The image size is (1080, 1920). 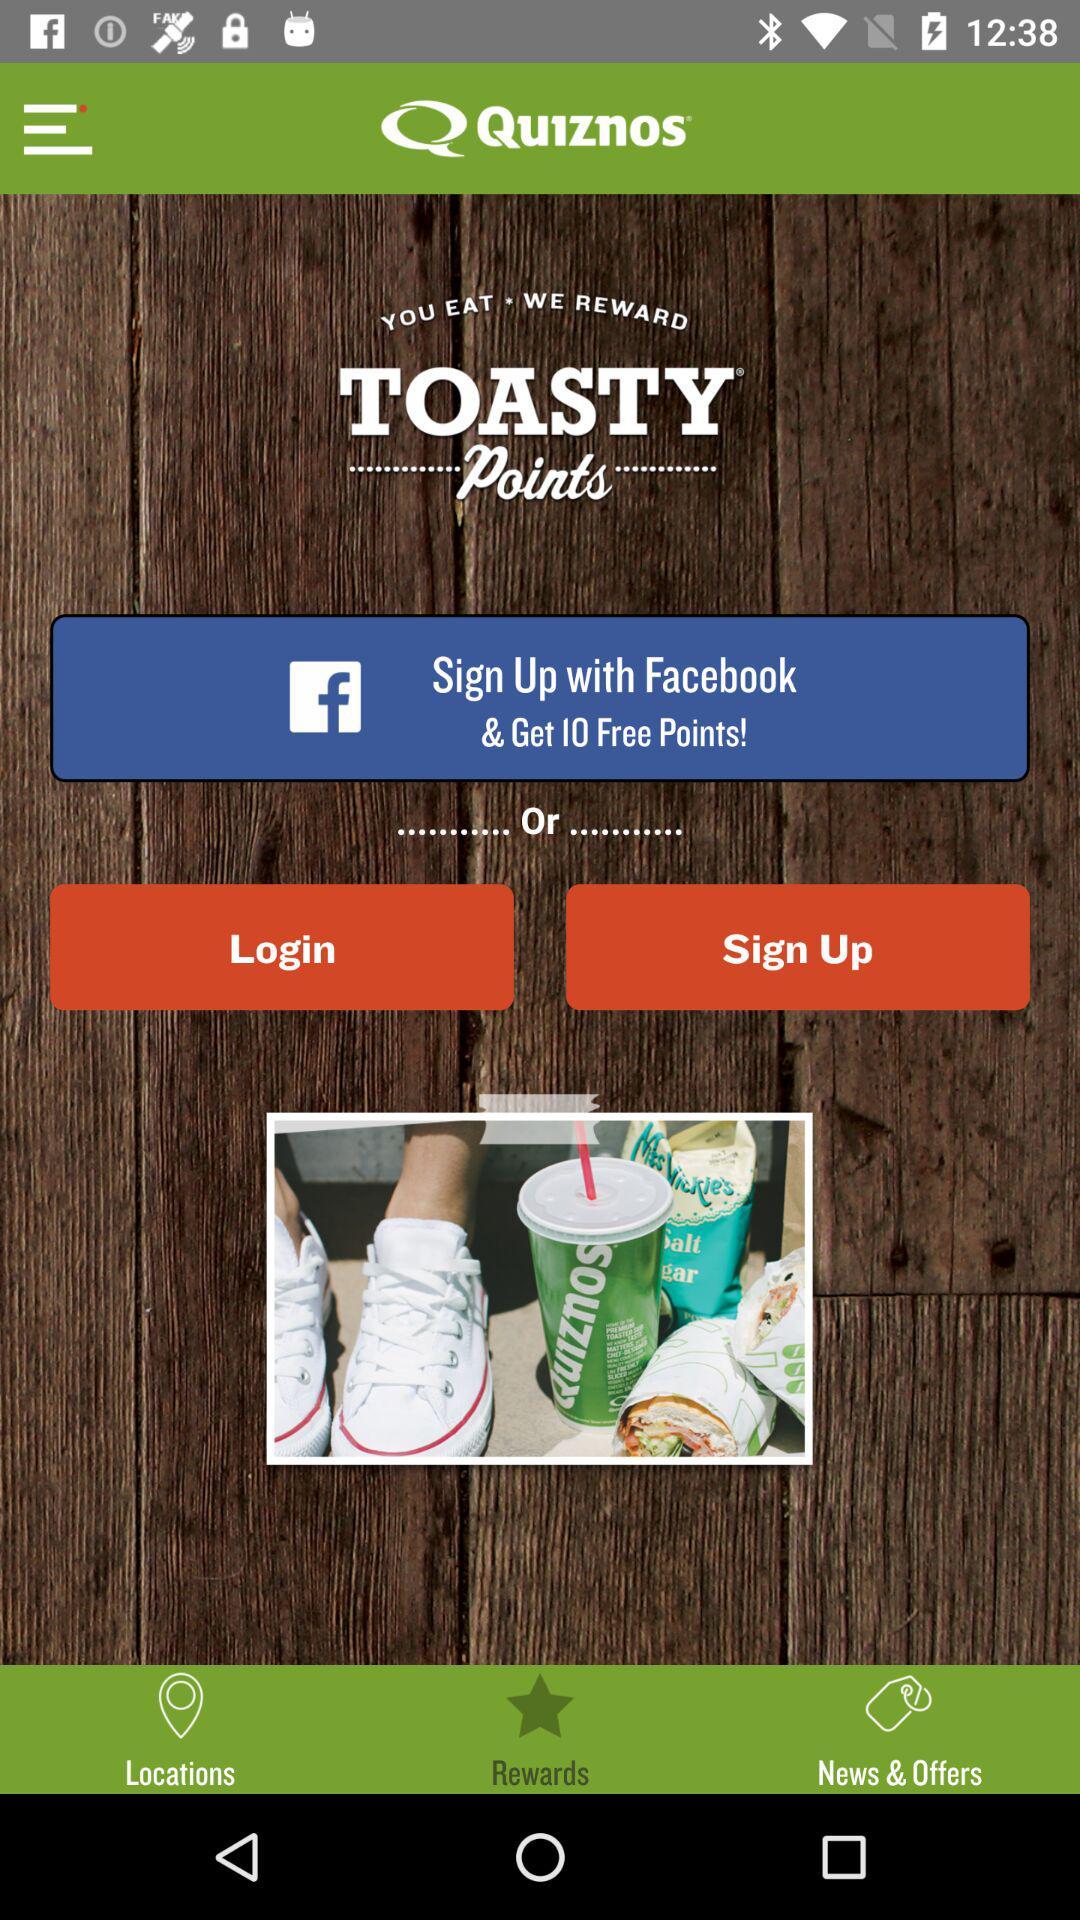 What do you see at coordinates (281, 946) in the screenshot?
I see `login item` at bounding box center [281, 946].